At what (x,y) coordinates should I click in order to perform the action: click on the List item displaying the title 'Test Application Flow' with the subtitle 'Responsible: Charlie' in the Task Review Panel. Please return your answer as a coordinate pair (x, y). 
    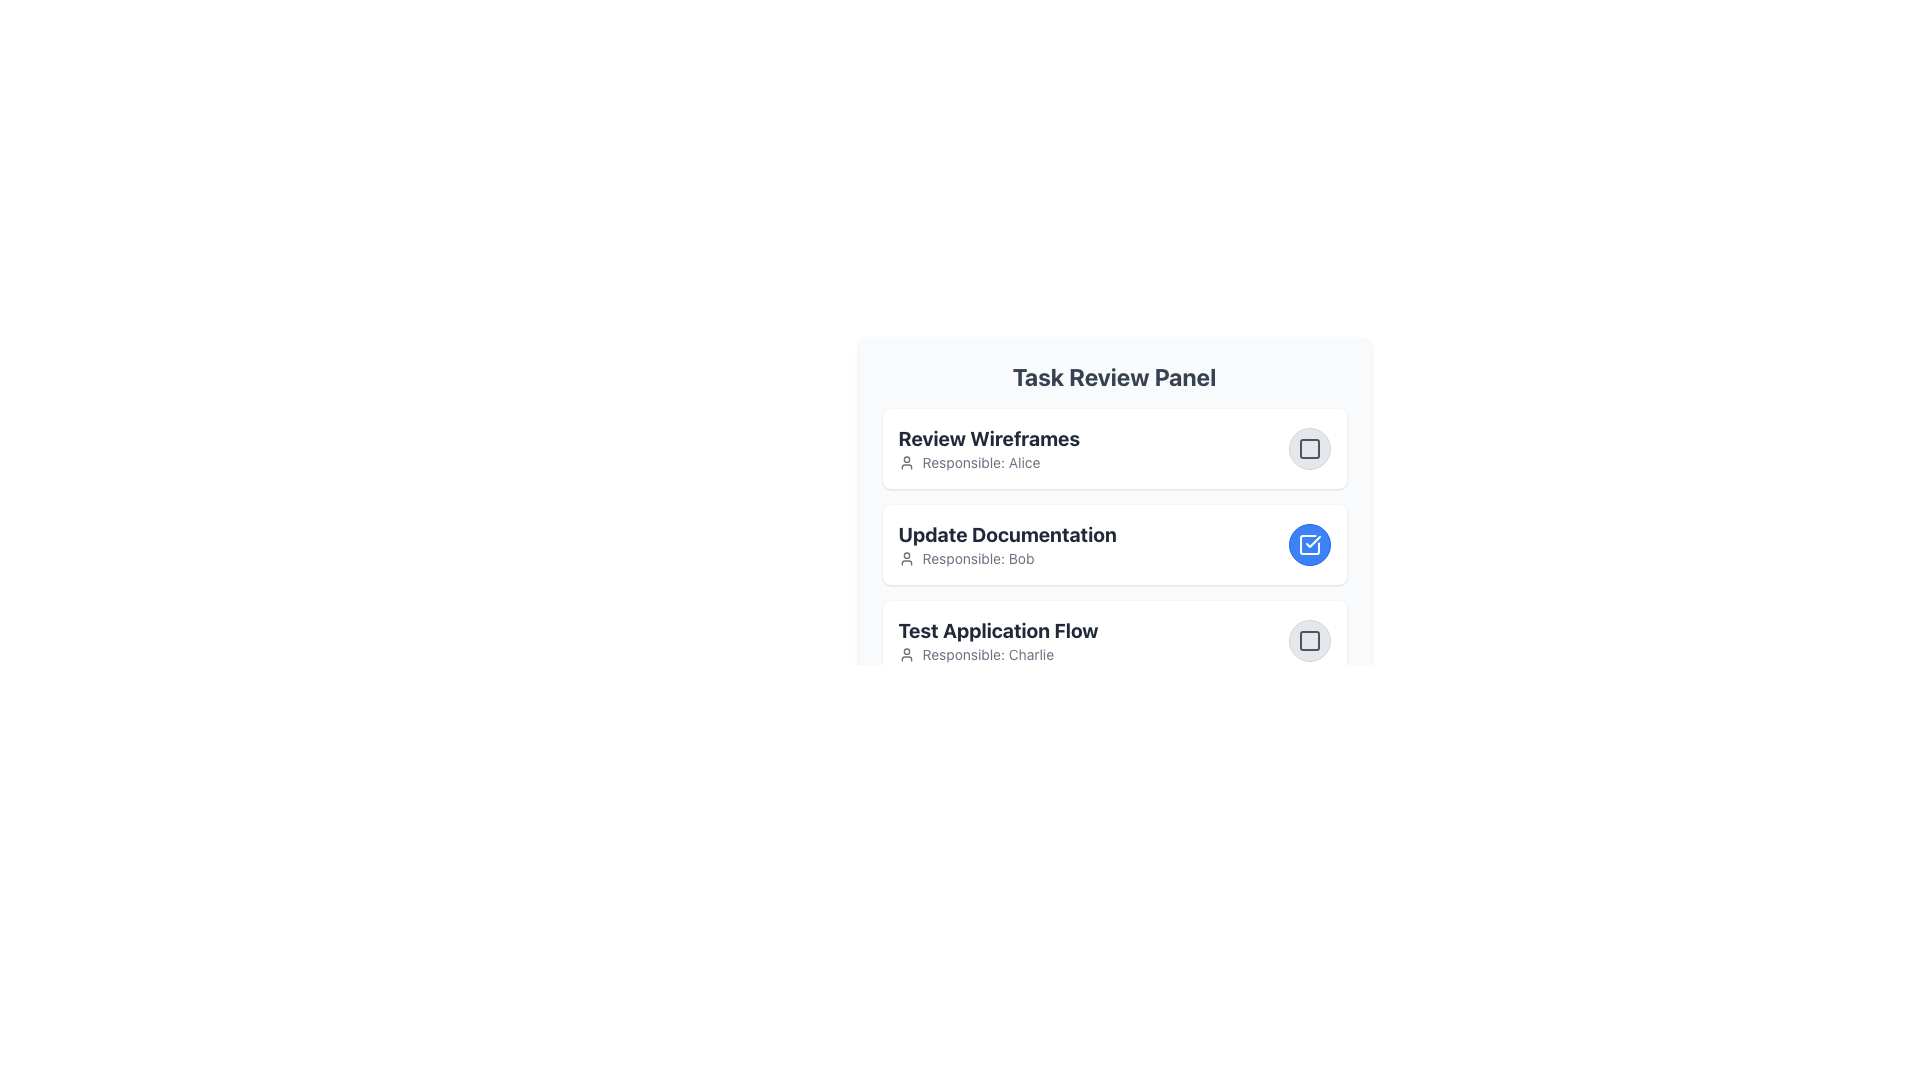
    Looking at the image, I should click on (998, 640).